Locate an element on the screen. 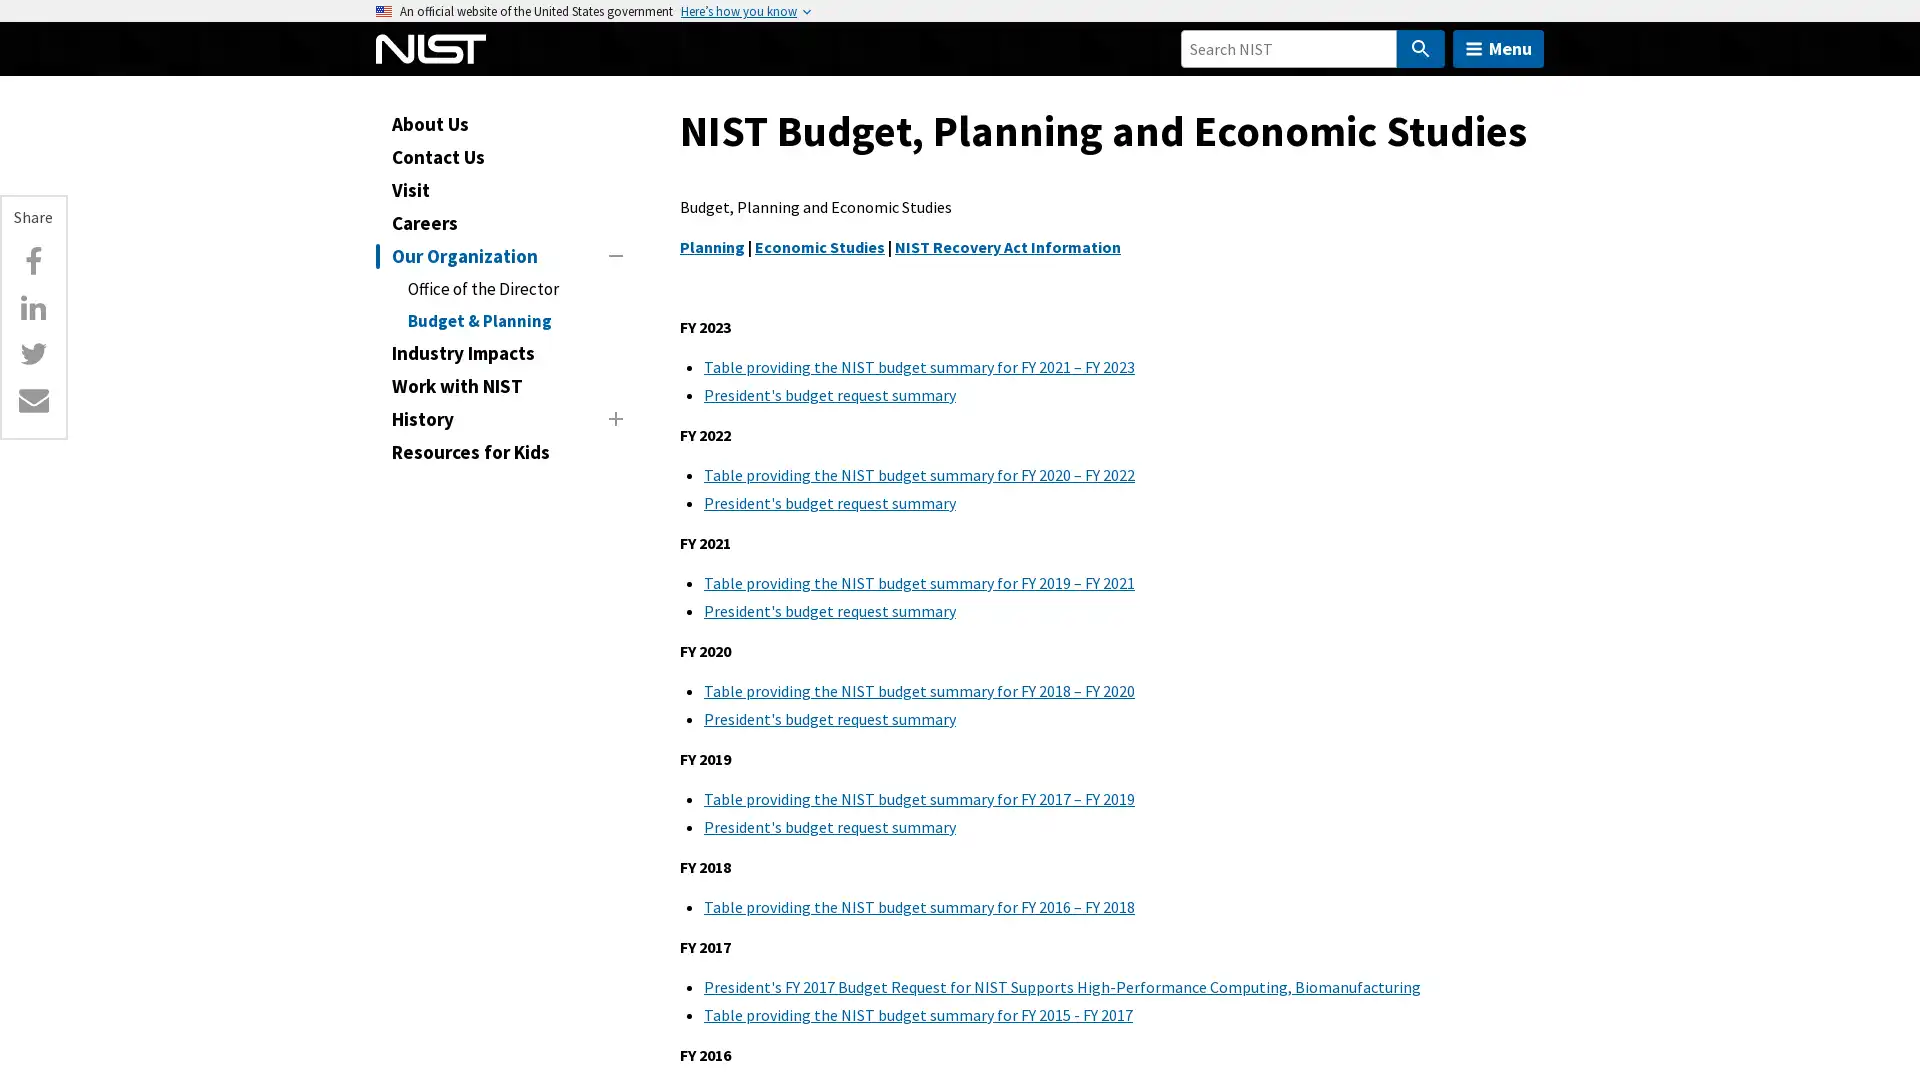  Expand or Collapse is located at coordinates (614, 253).